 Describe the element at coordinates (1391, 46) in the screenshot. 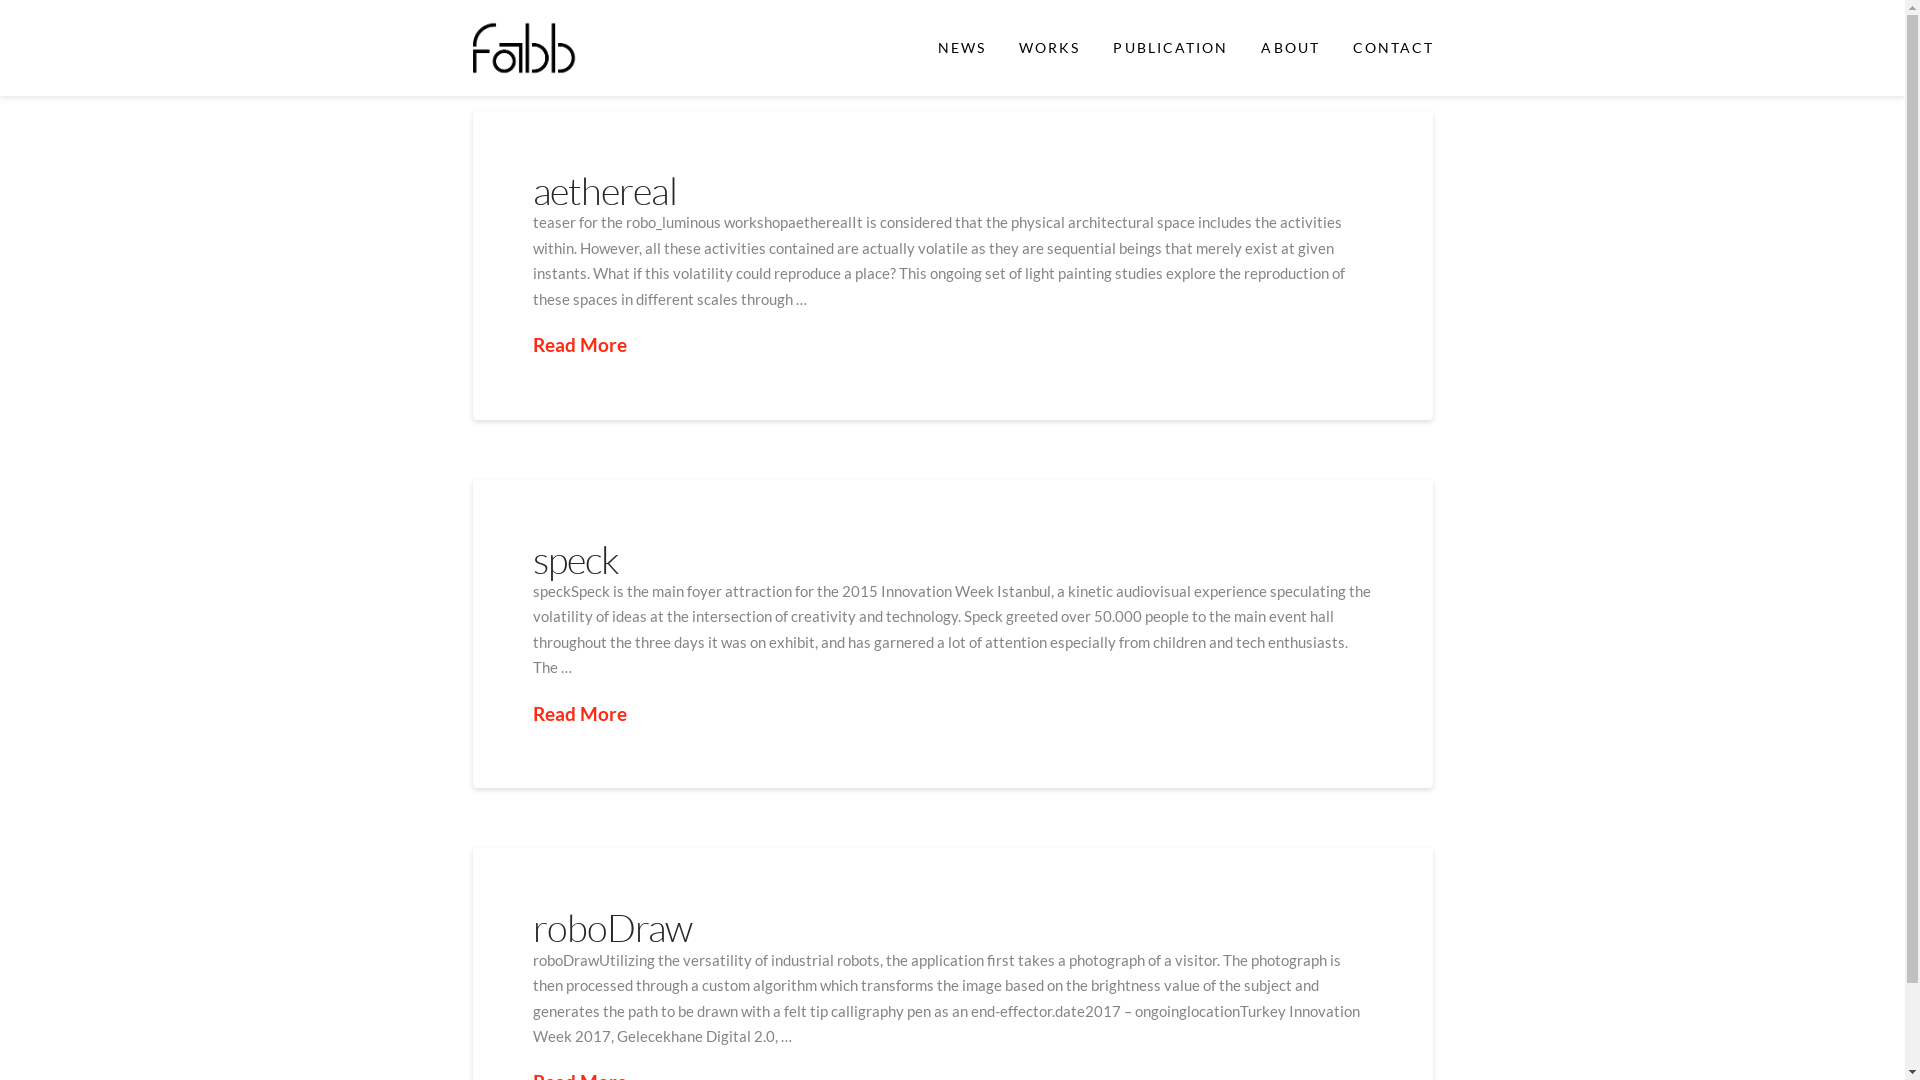

I see `'CONTACT'` at that location.